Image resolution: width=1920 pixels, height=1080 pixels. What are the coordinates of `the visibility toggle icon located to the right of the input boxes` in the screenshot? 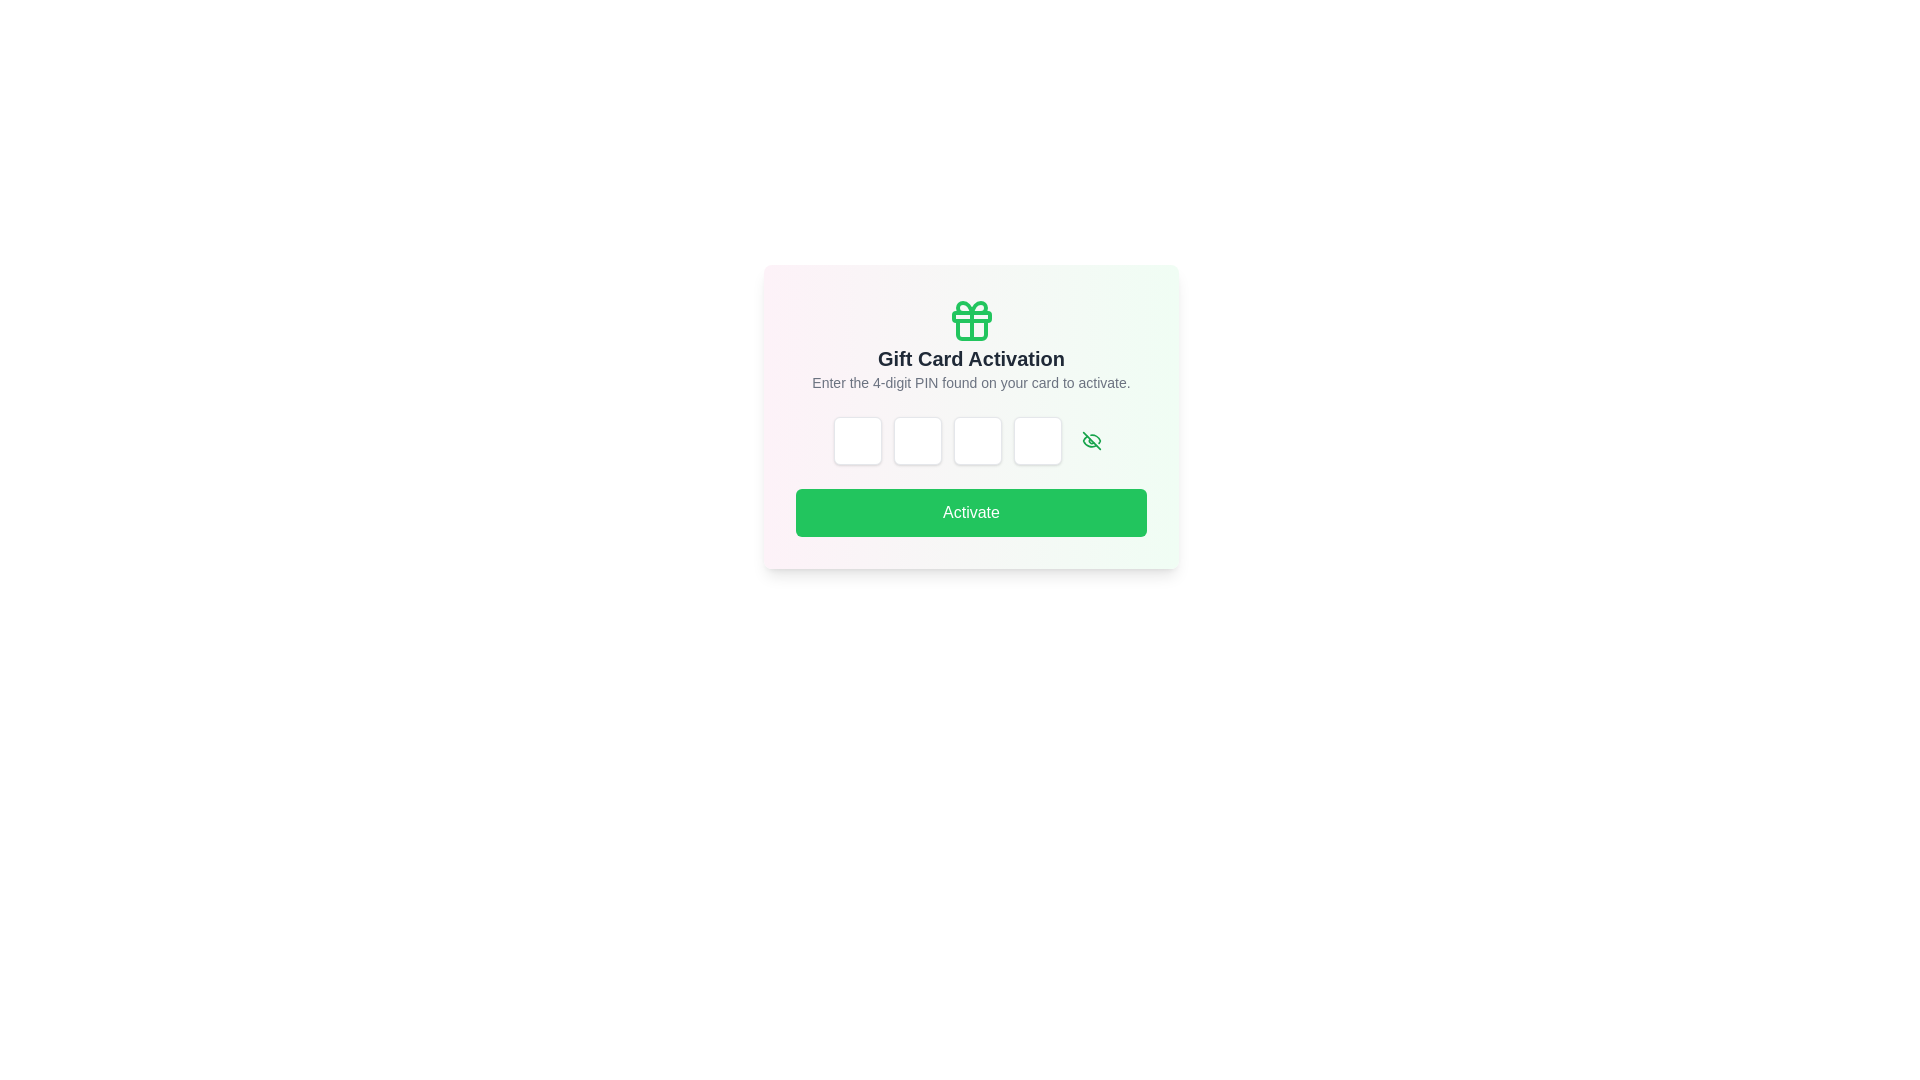 It's located at (1090, 439).